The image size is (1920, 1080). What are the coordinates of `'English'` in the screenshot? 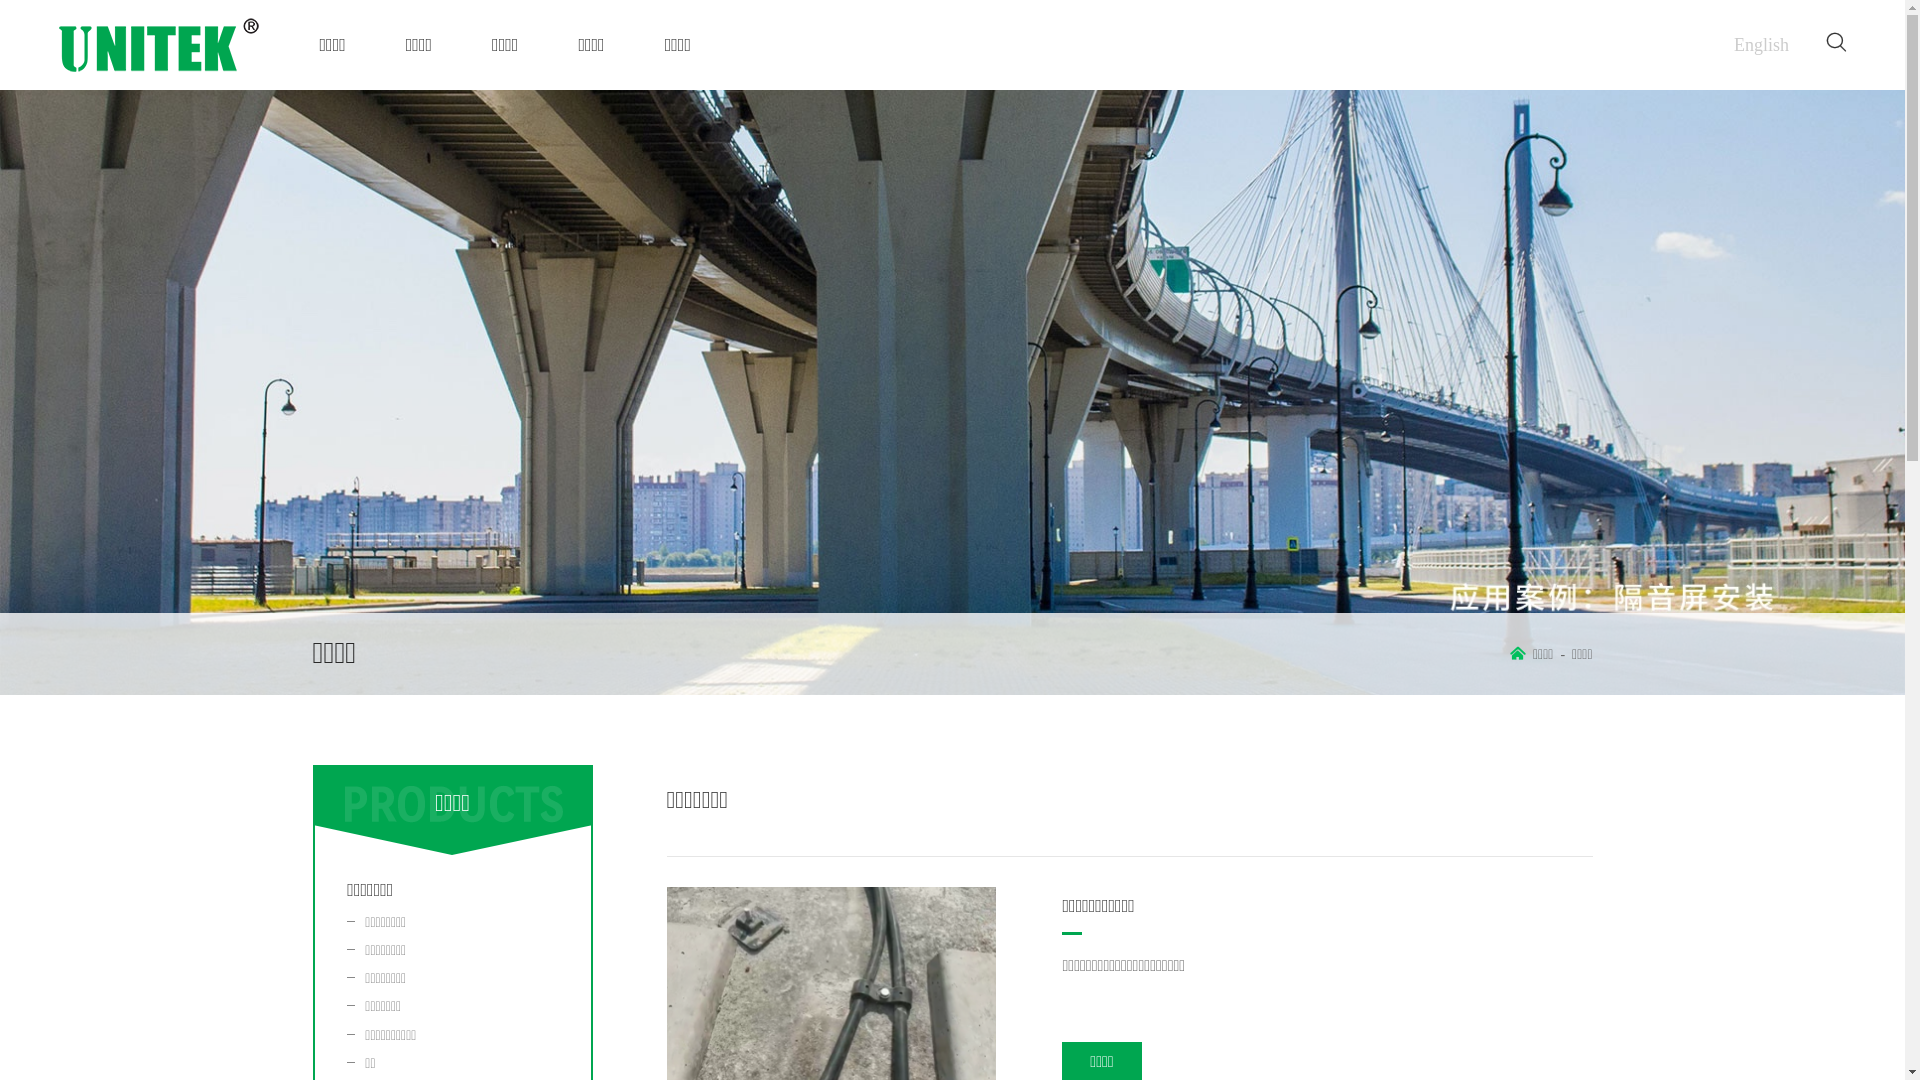 It's located at (1761, 45).